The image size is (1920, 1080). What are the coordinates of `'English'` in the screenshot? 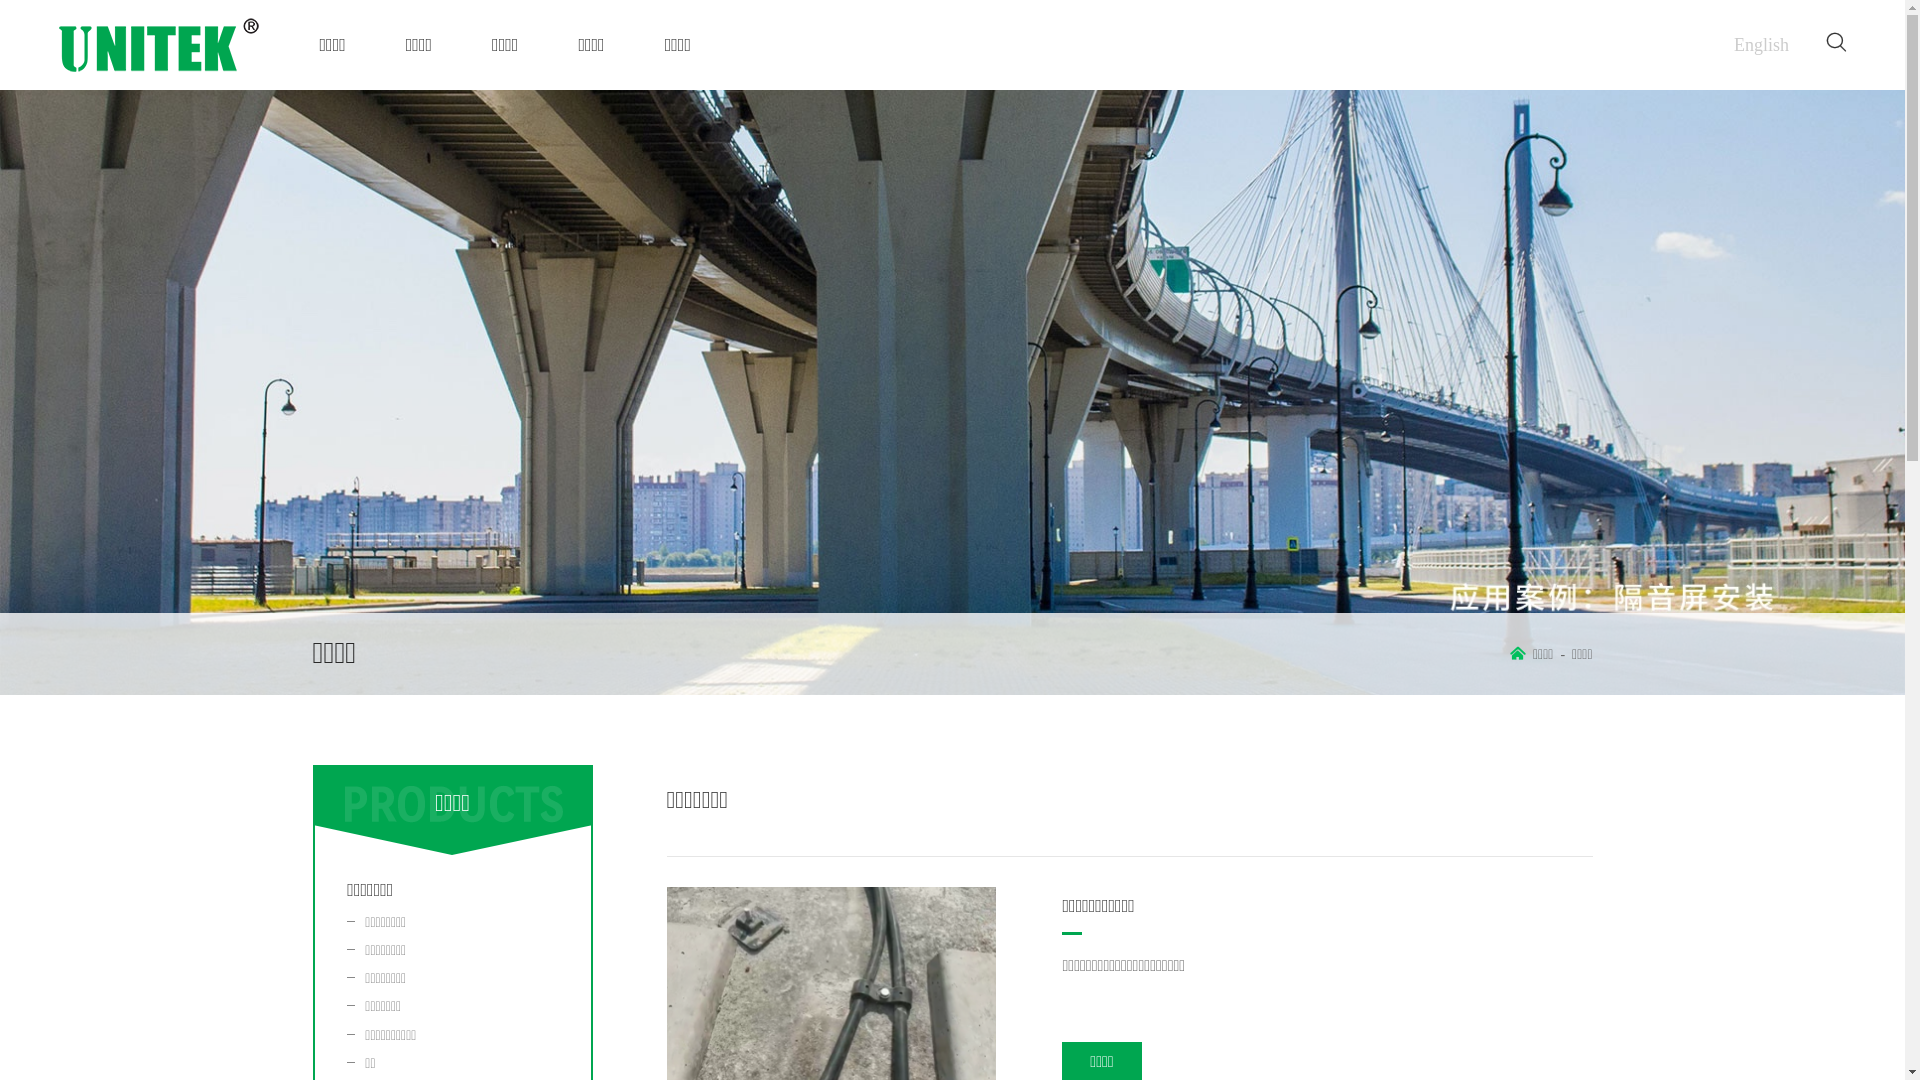 It's located at (1761, 45).